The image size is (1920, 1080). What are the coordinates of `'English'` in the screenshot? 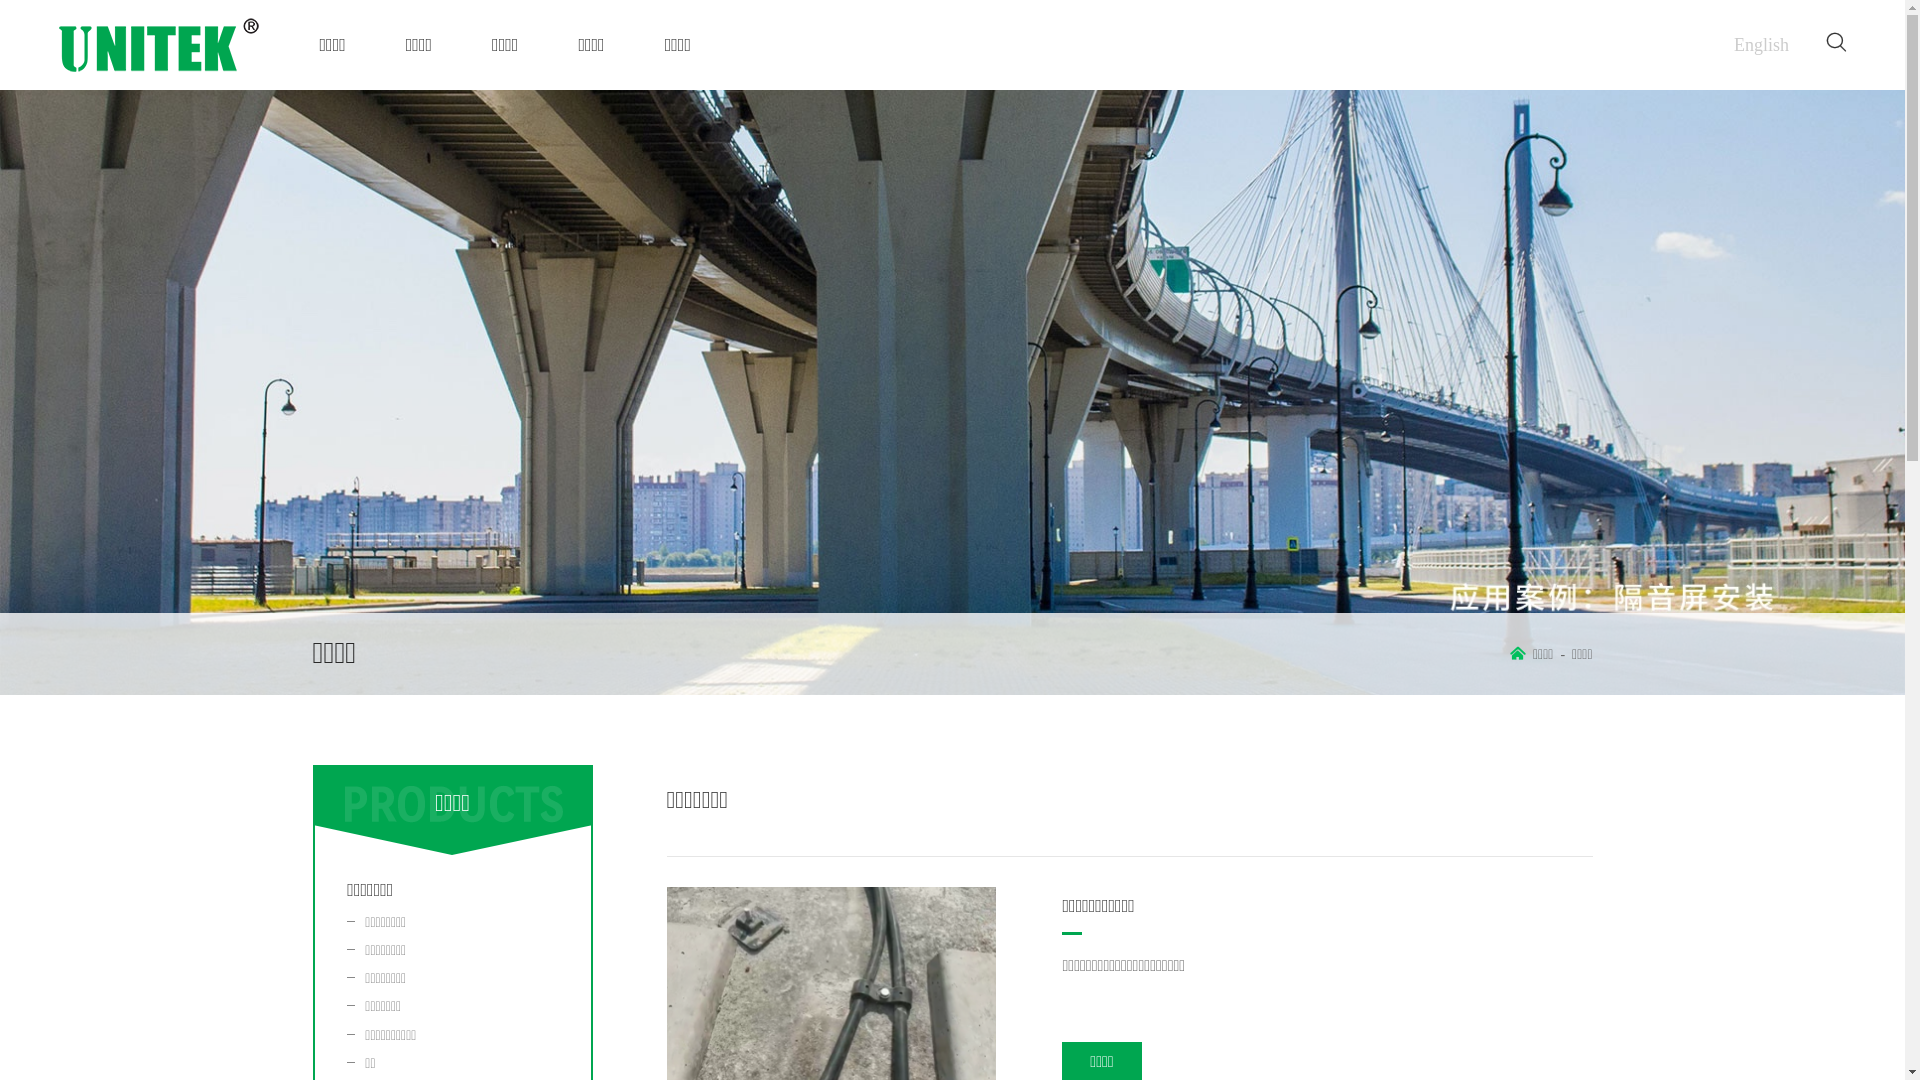 It's located at (1761, 45).